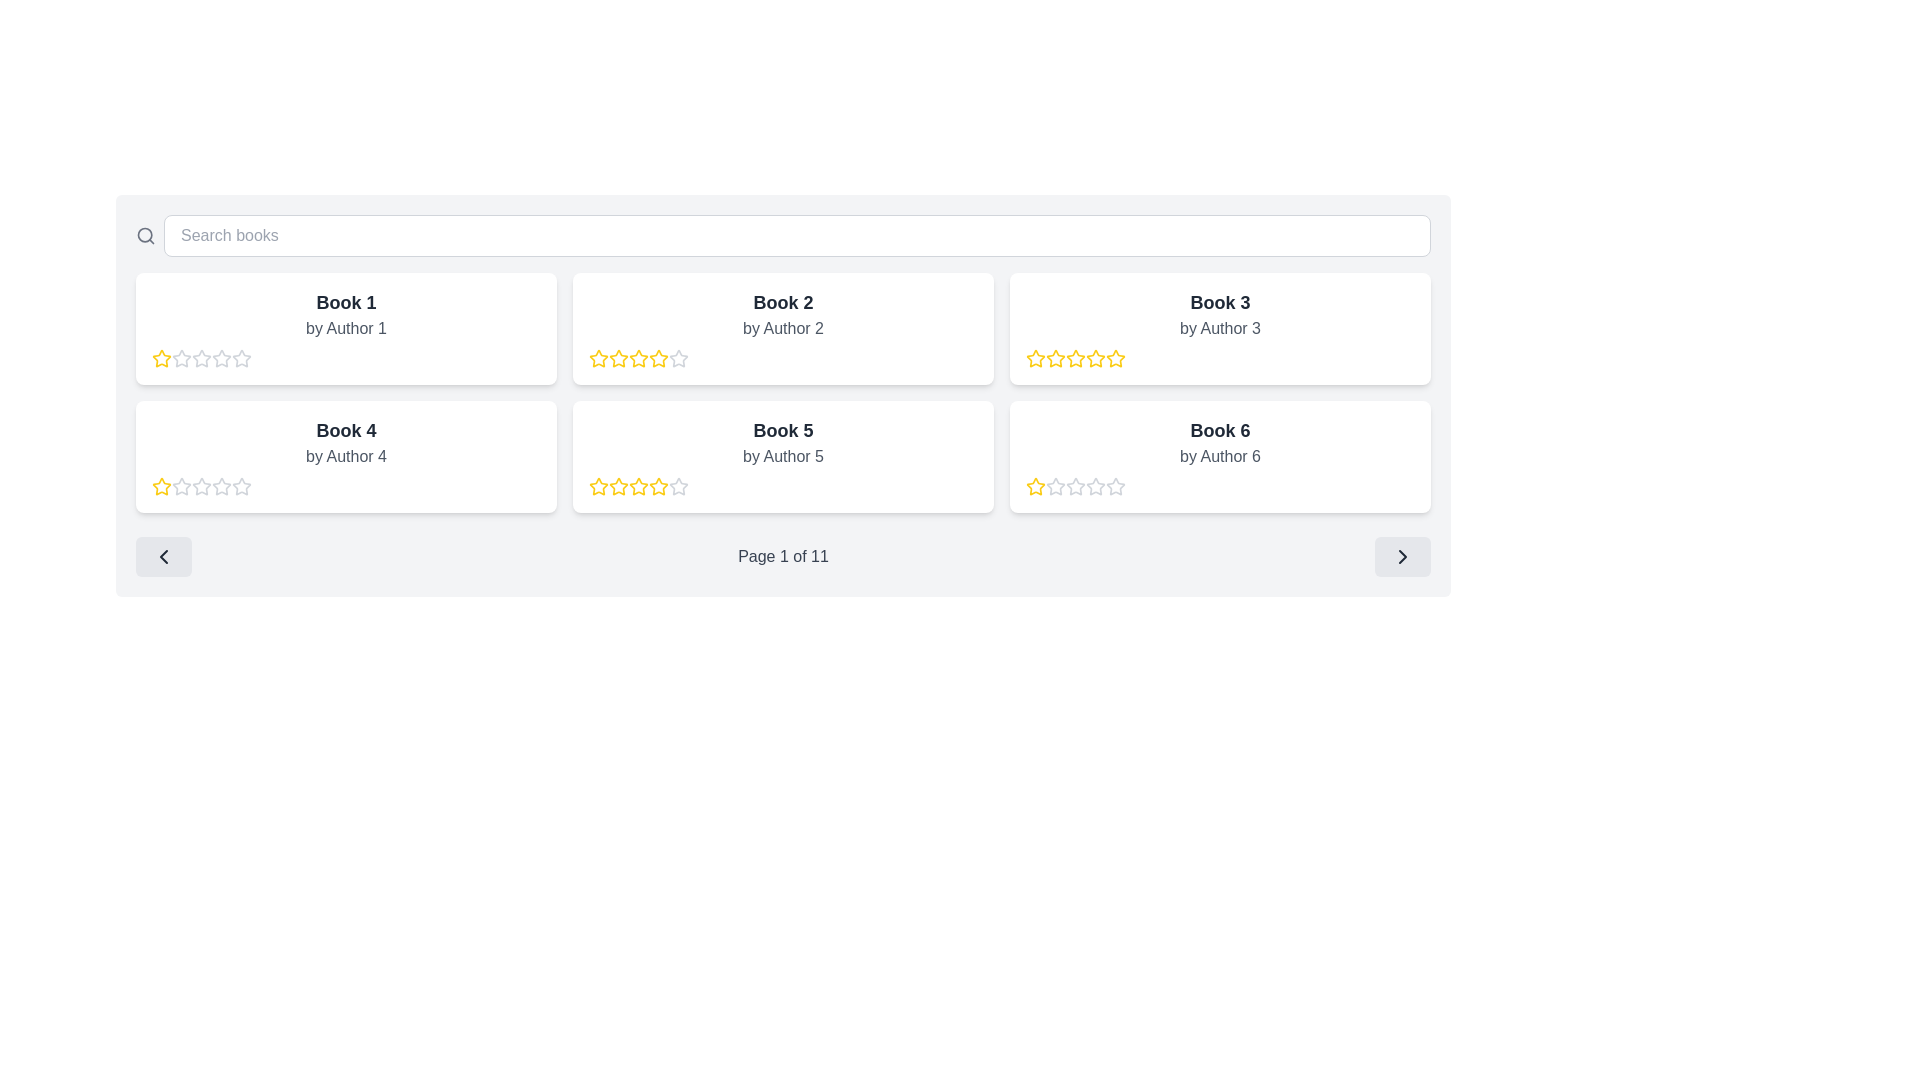 Image resolution: width=1920 pixels, height=1080 pixels. What do you see at coordinates (1074, 486) in the screenshot?
I see `the unfilled star icon, which is the second star in the rating system for 'Book 6' by 'Author 6', located in the bottom right card of the page` at bounding box center [1074, 486].